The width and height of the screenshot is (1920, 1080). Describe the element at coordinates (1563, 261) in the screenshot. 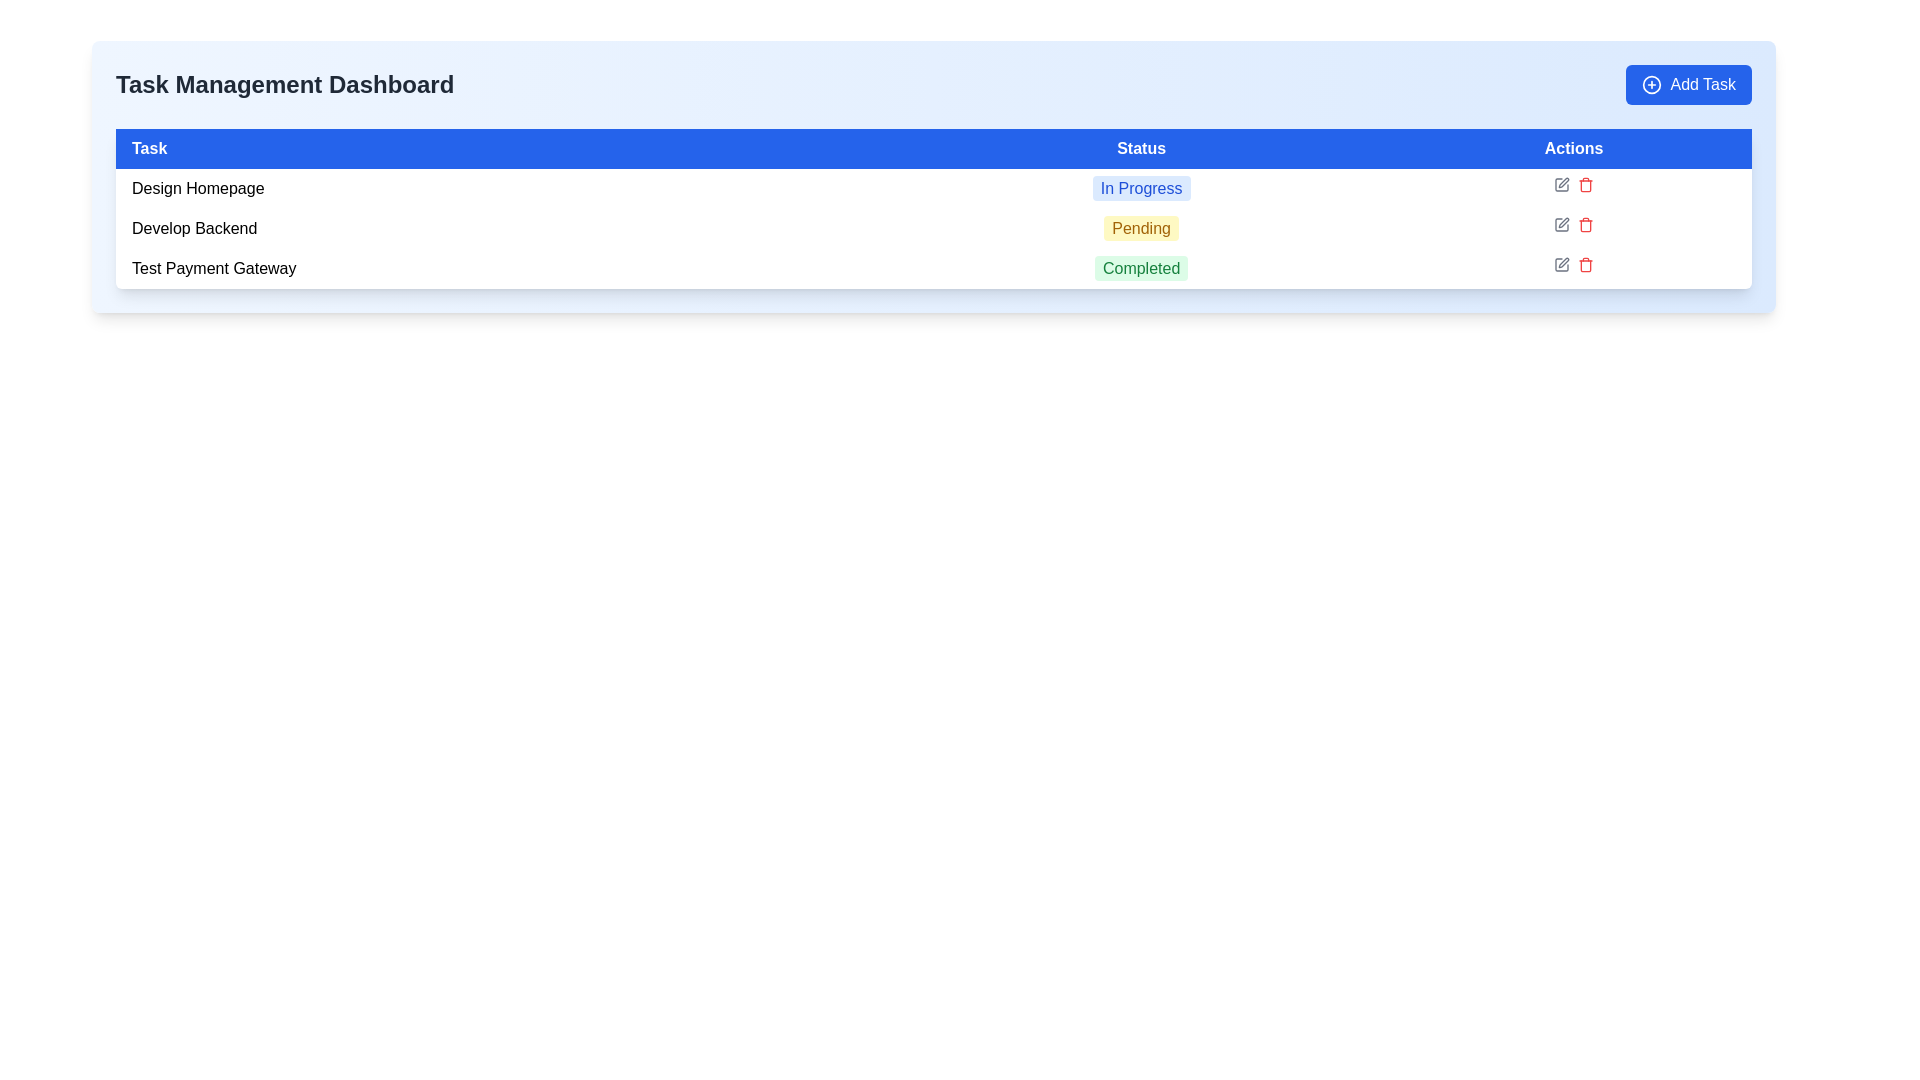

I see `the edit button for the task titled 'Test Payment Gateway'` at that location.